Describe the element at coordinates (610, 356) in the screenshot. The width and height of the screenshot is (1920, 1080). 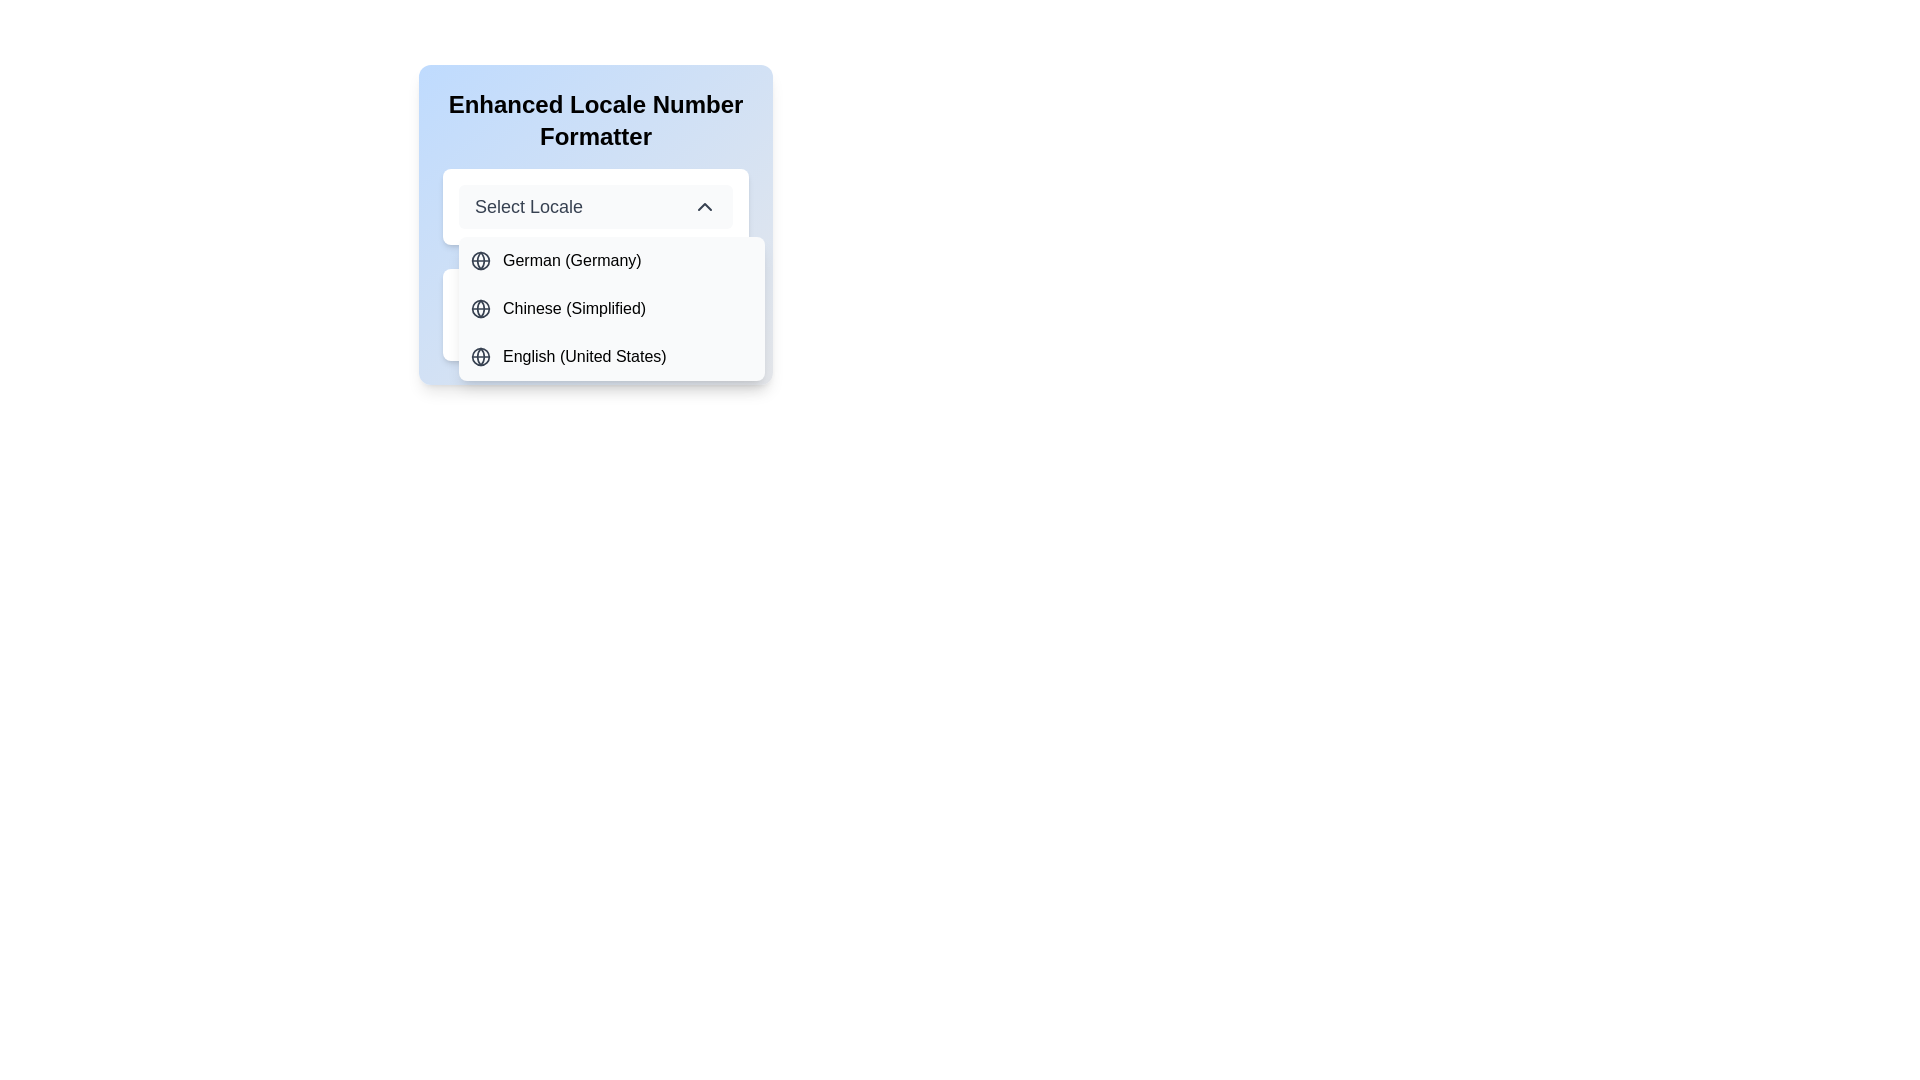
I see `the language option in the dropdown menu` at that location.